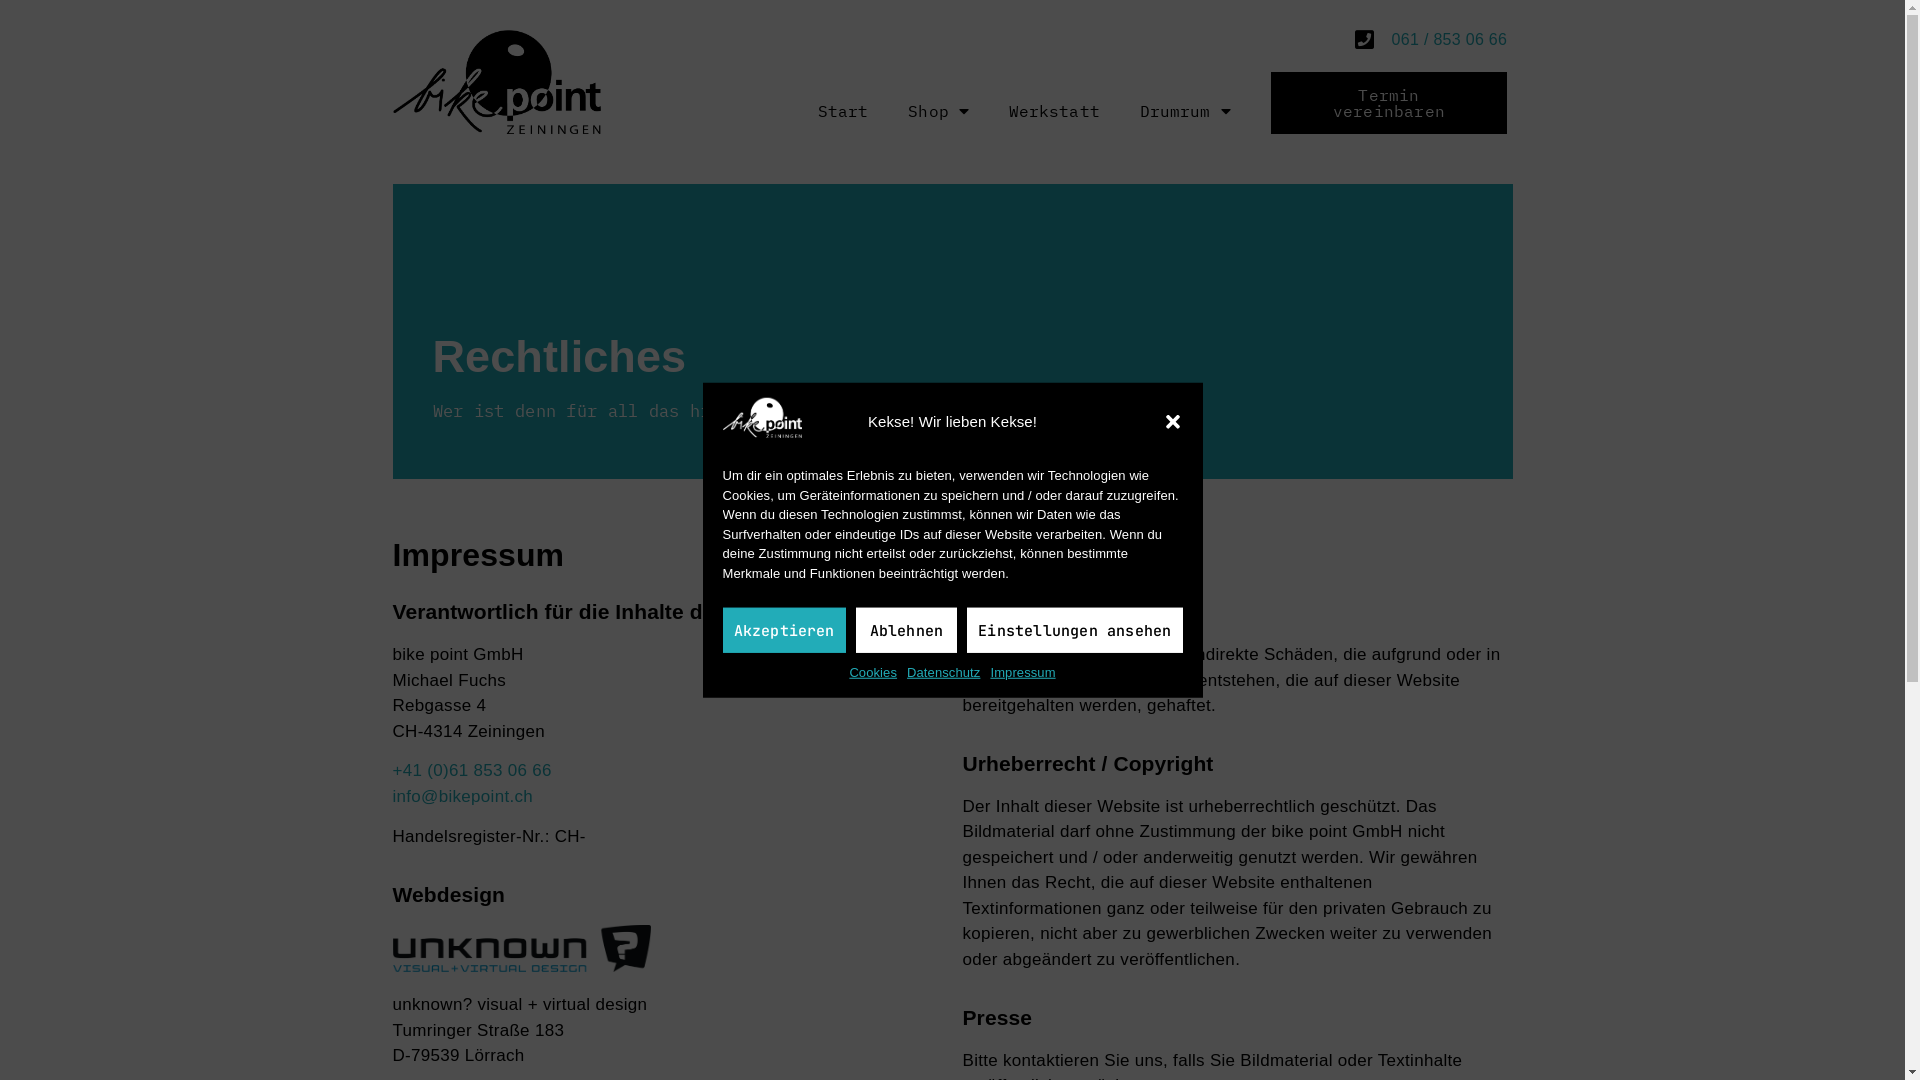  I want to click on '061 / 853 06 66', so click(1388, 39).